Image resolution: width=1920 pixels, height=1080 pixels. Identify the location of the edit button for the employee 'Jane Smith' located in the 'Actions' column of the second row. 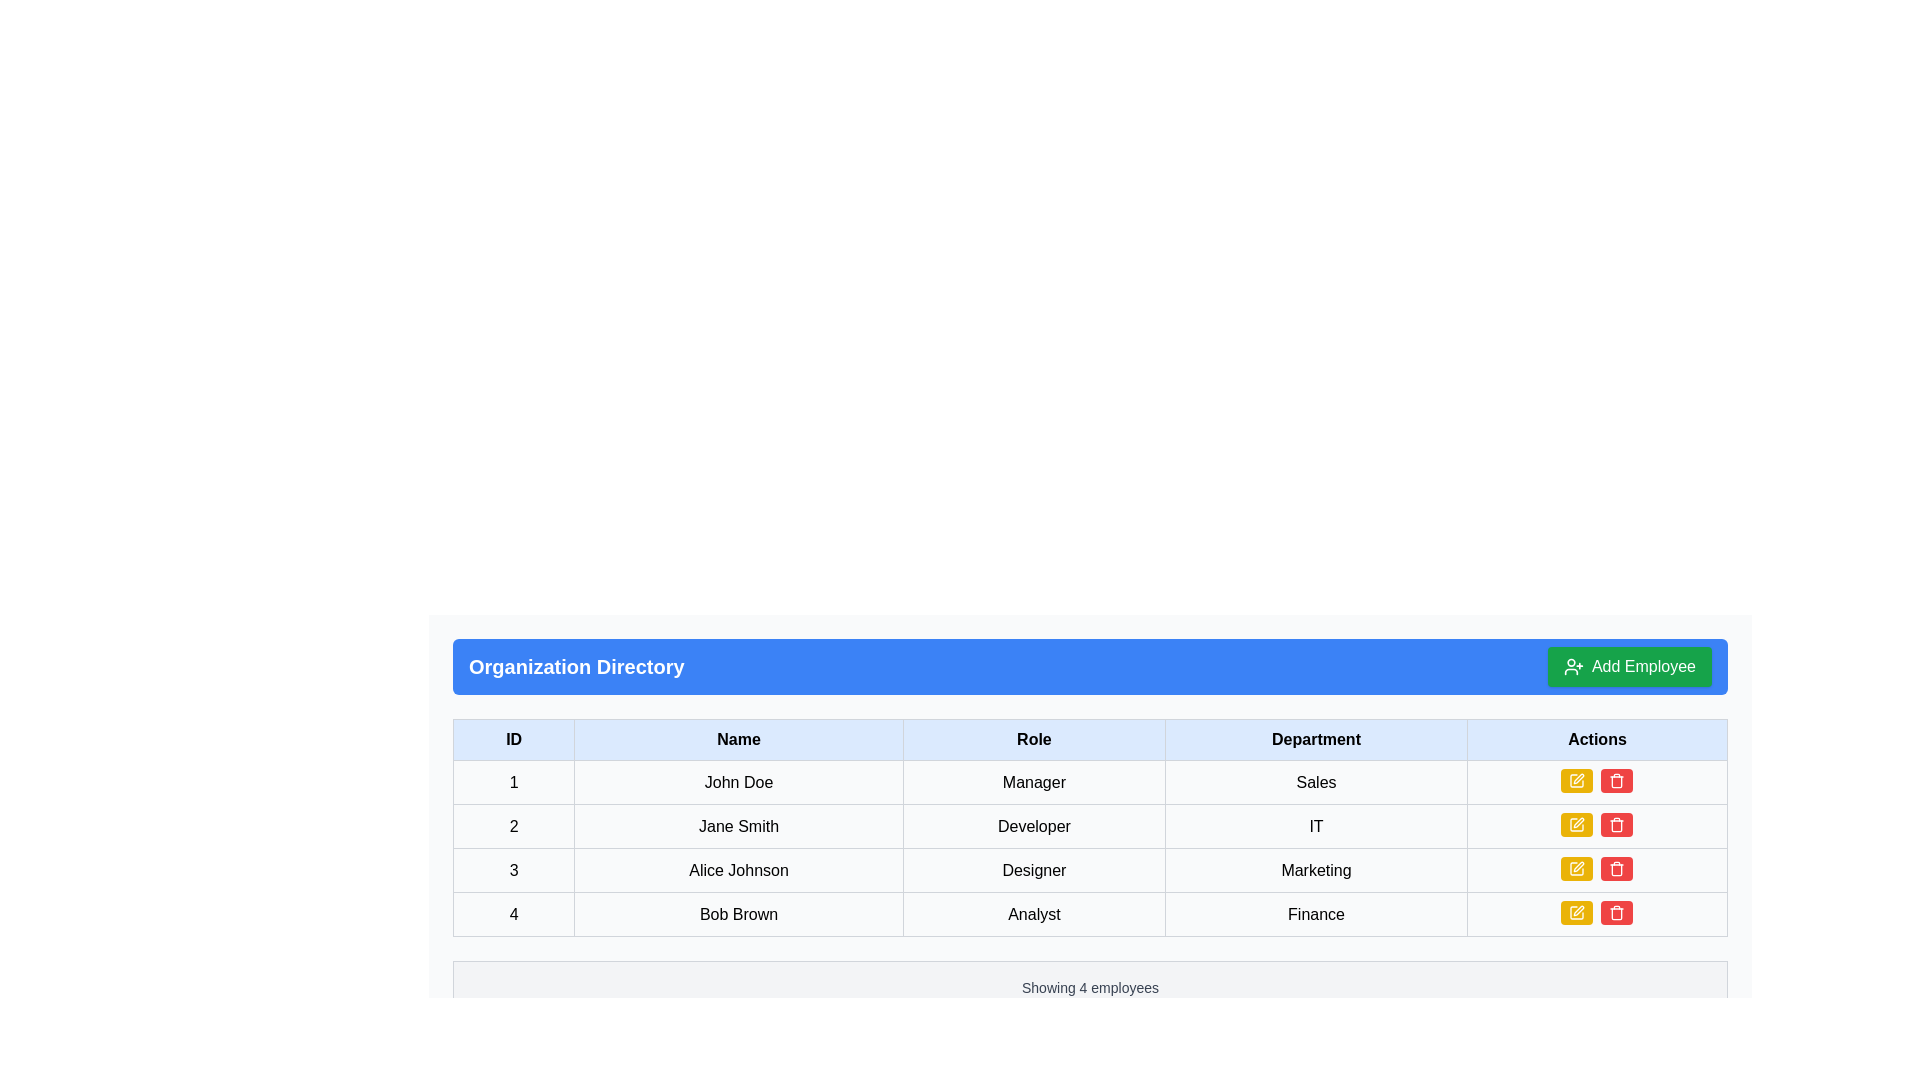
(1578, 822).